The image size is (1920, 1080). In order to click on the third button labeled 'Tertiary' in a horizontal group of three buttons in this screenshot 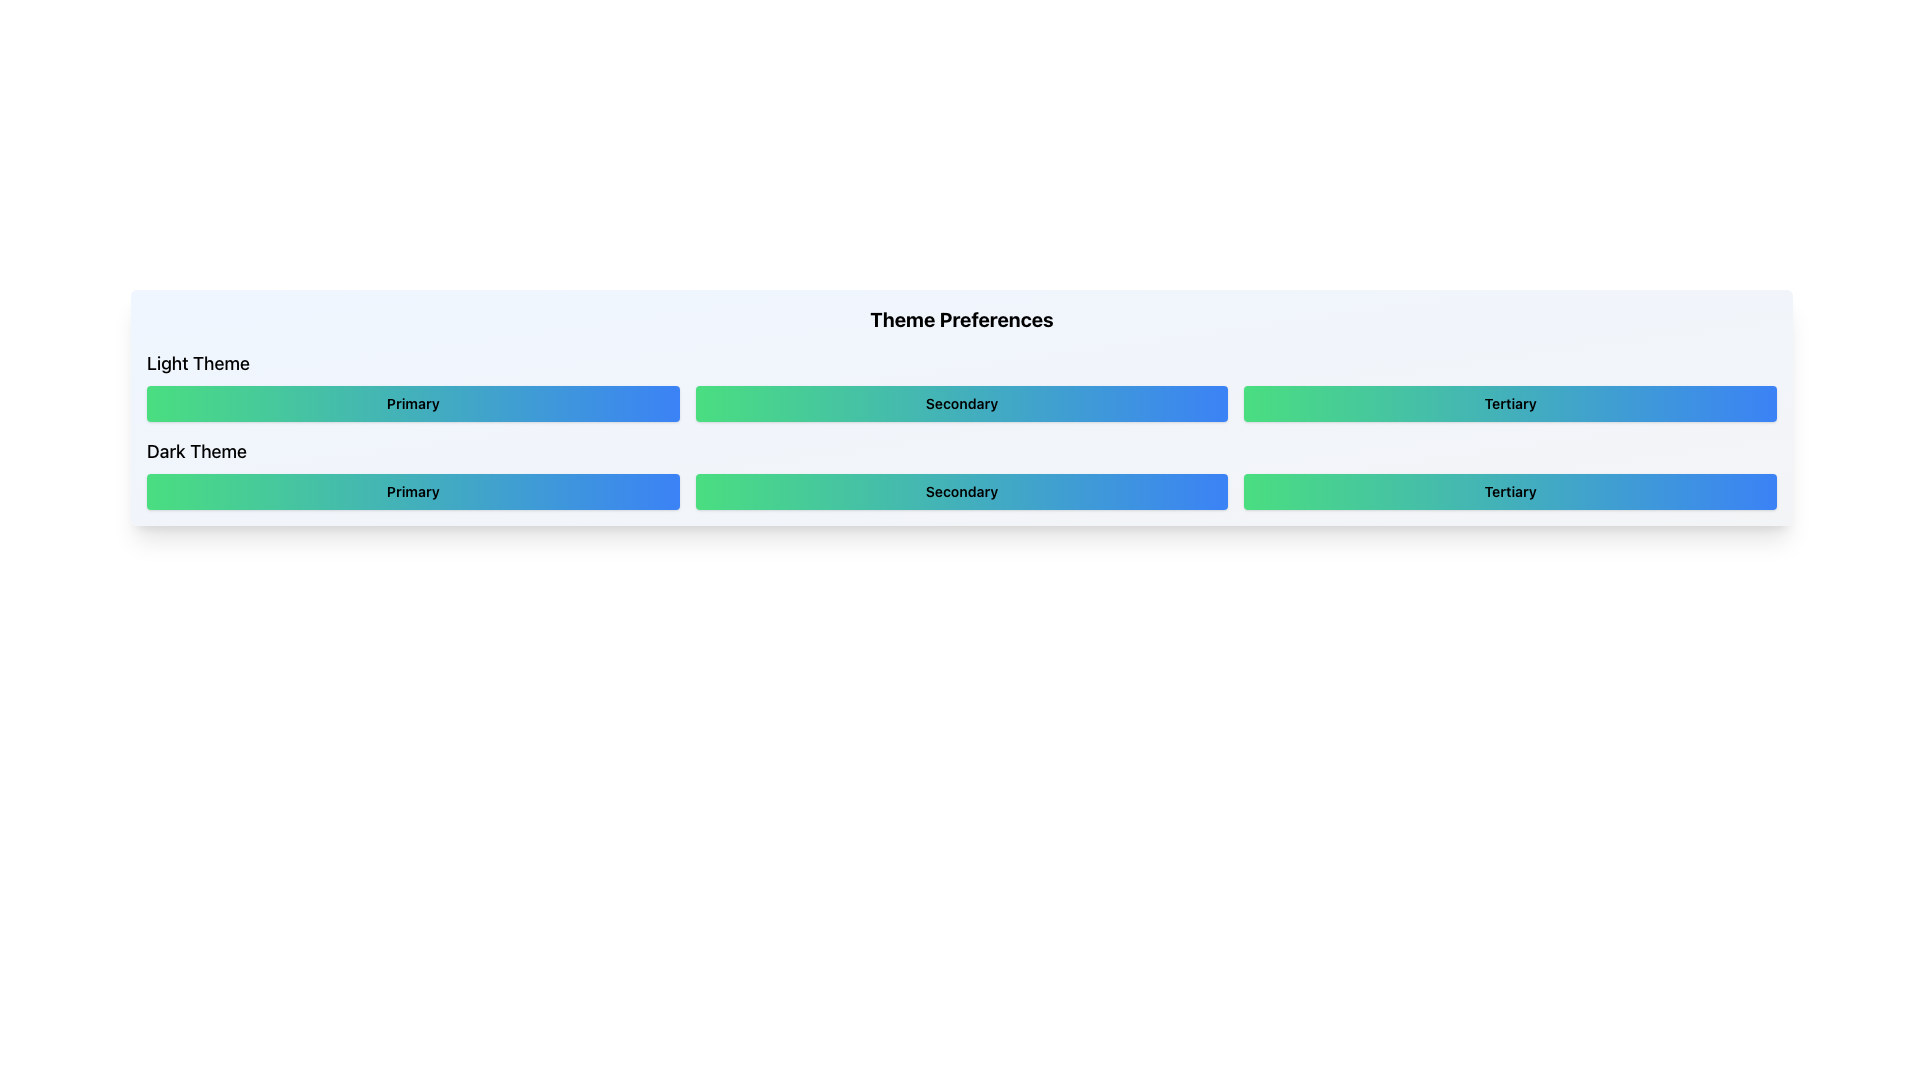, I will do `click(1510, 492)`.